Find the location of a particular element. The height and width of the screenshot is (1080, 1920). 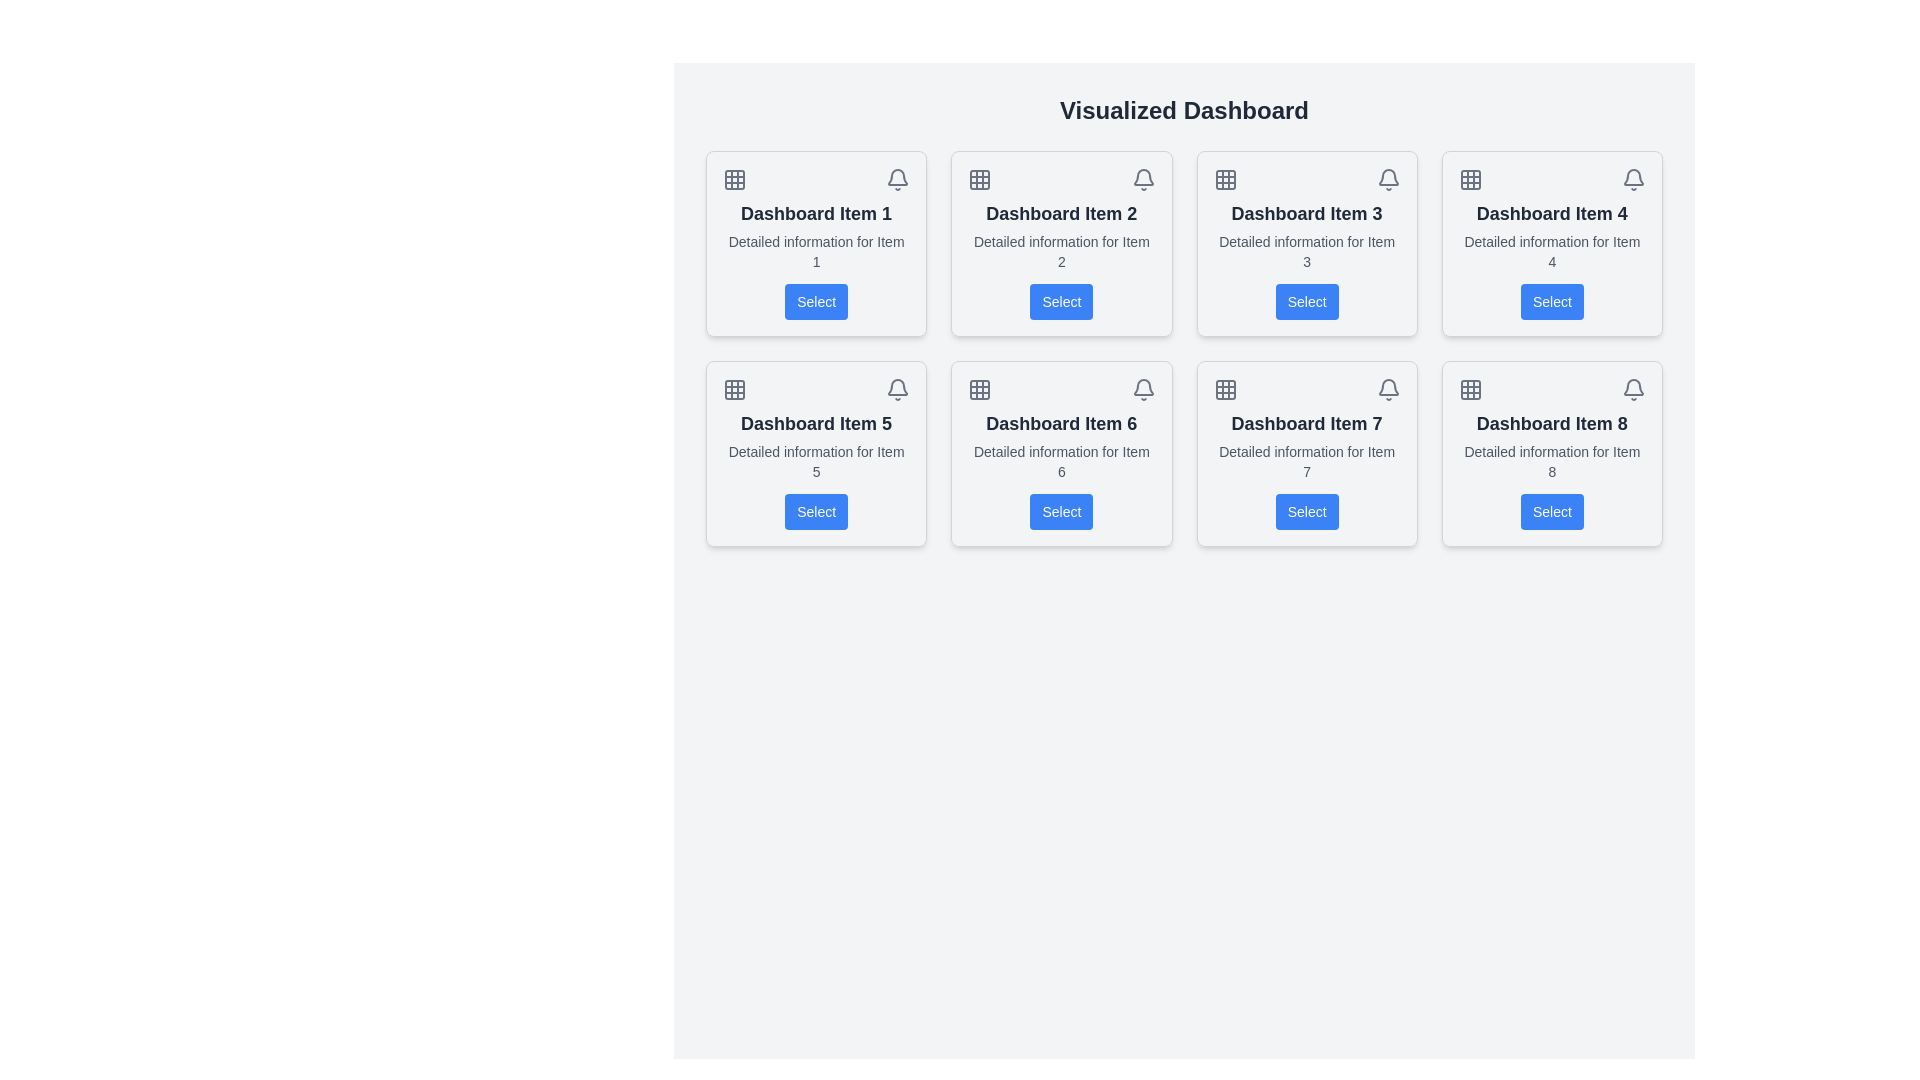

the grid layout icon located in the top-left corner of the 'Dashboard Item 3' section, which is positioned to the left of the section title and above the 'Select' button is located at coordinates (1224, 180).